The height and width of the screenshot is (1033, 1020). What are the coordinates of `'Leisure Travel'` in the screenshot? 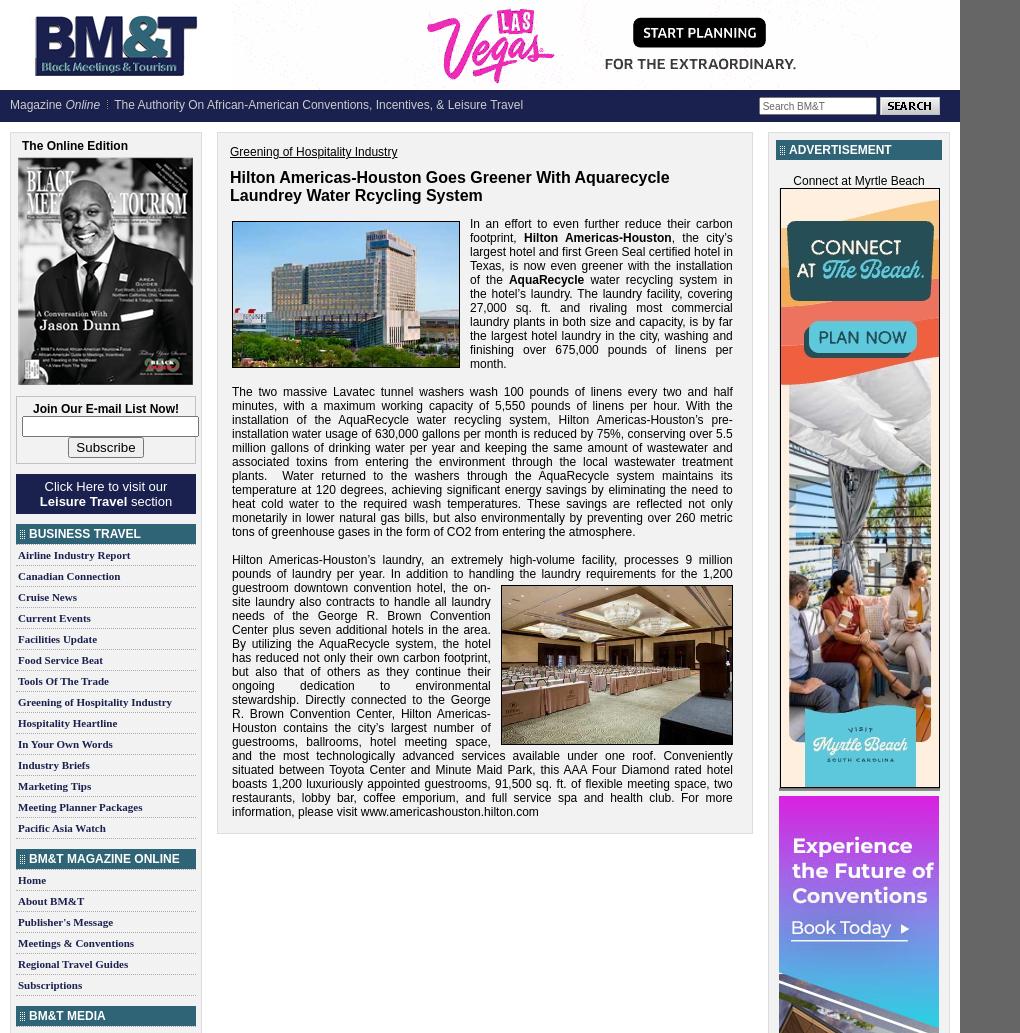 It's located at (37, 501).